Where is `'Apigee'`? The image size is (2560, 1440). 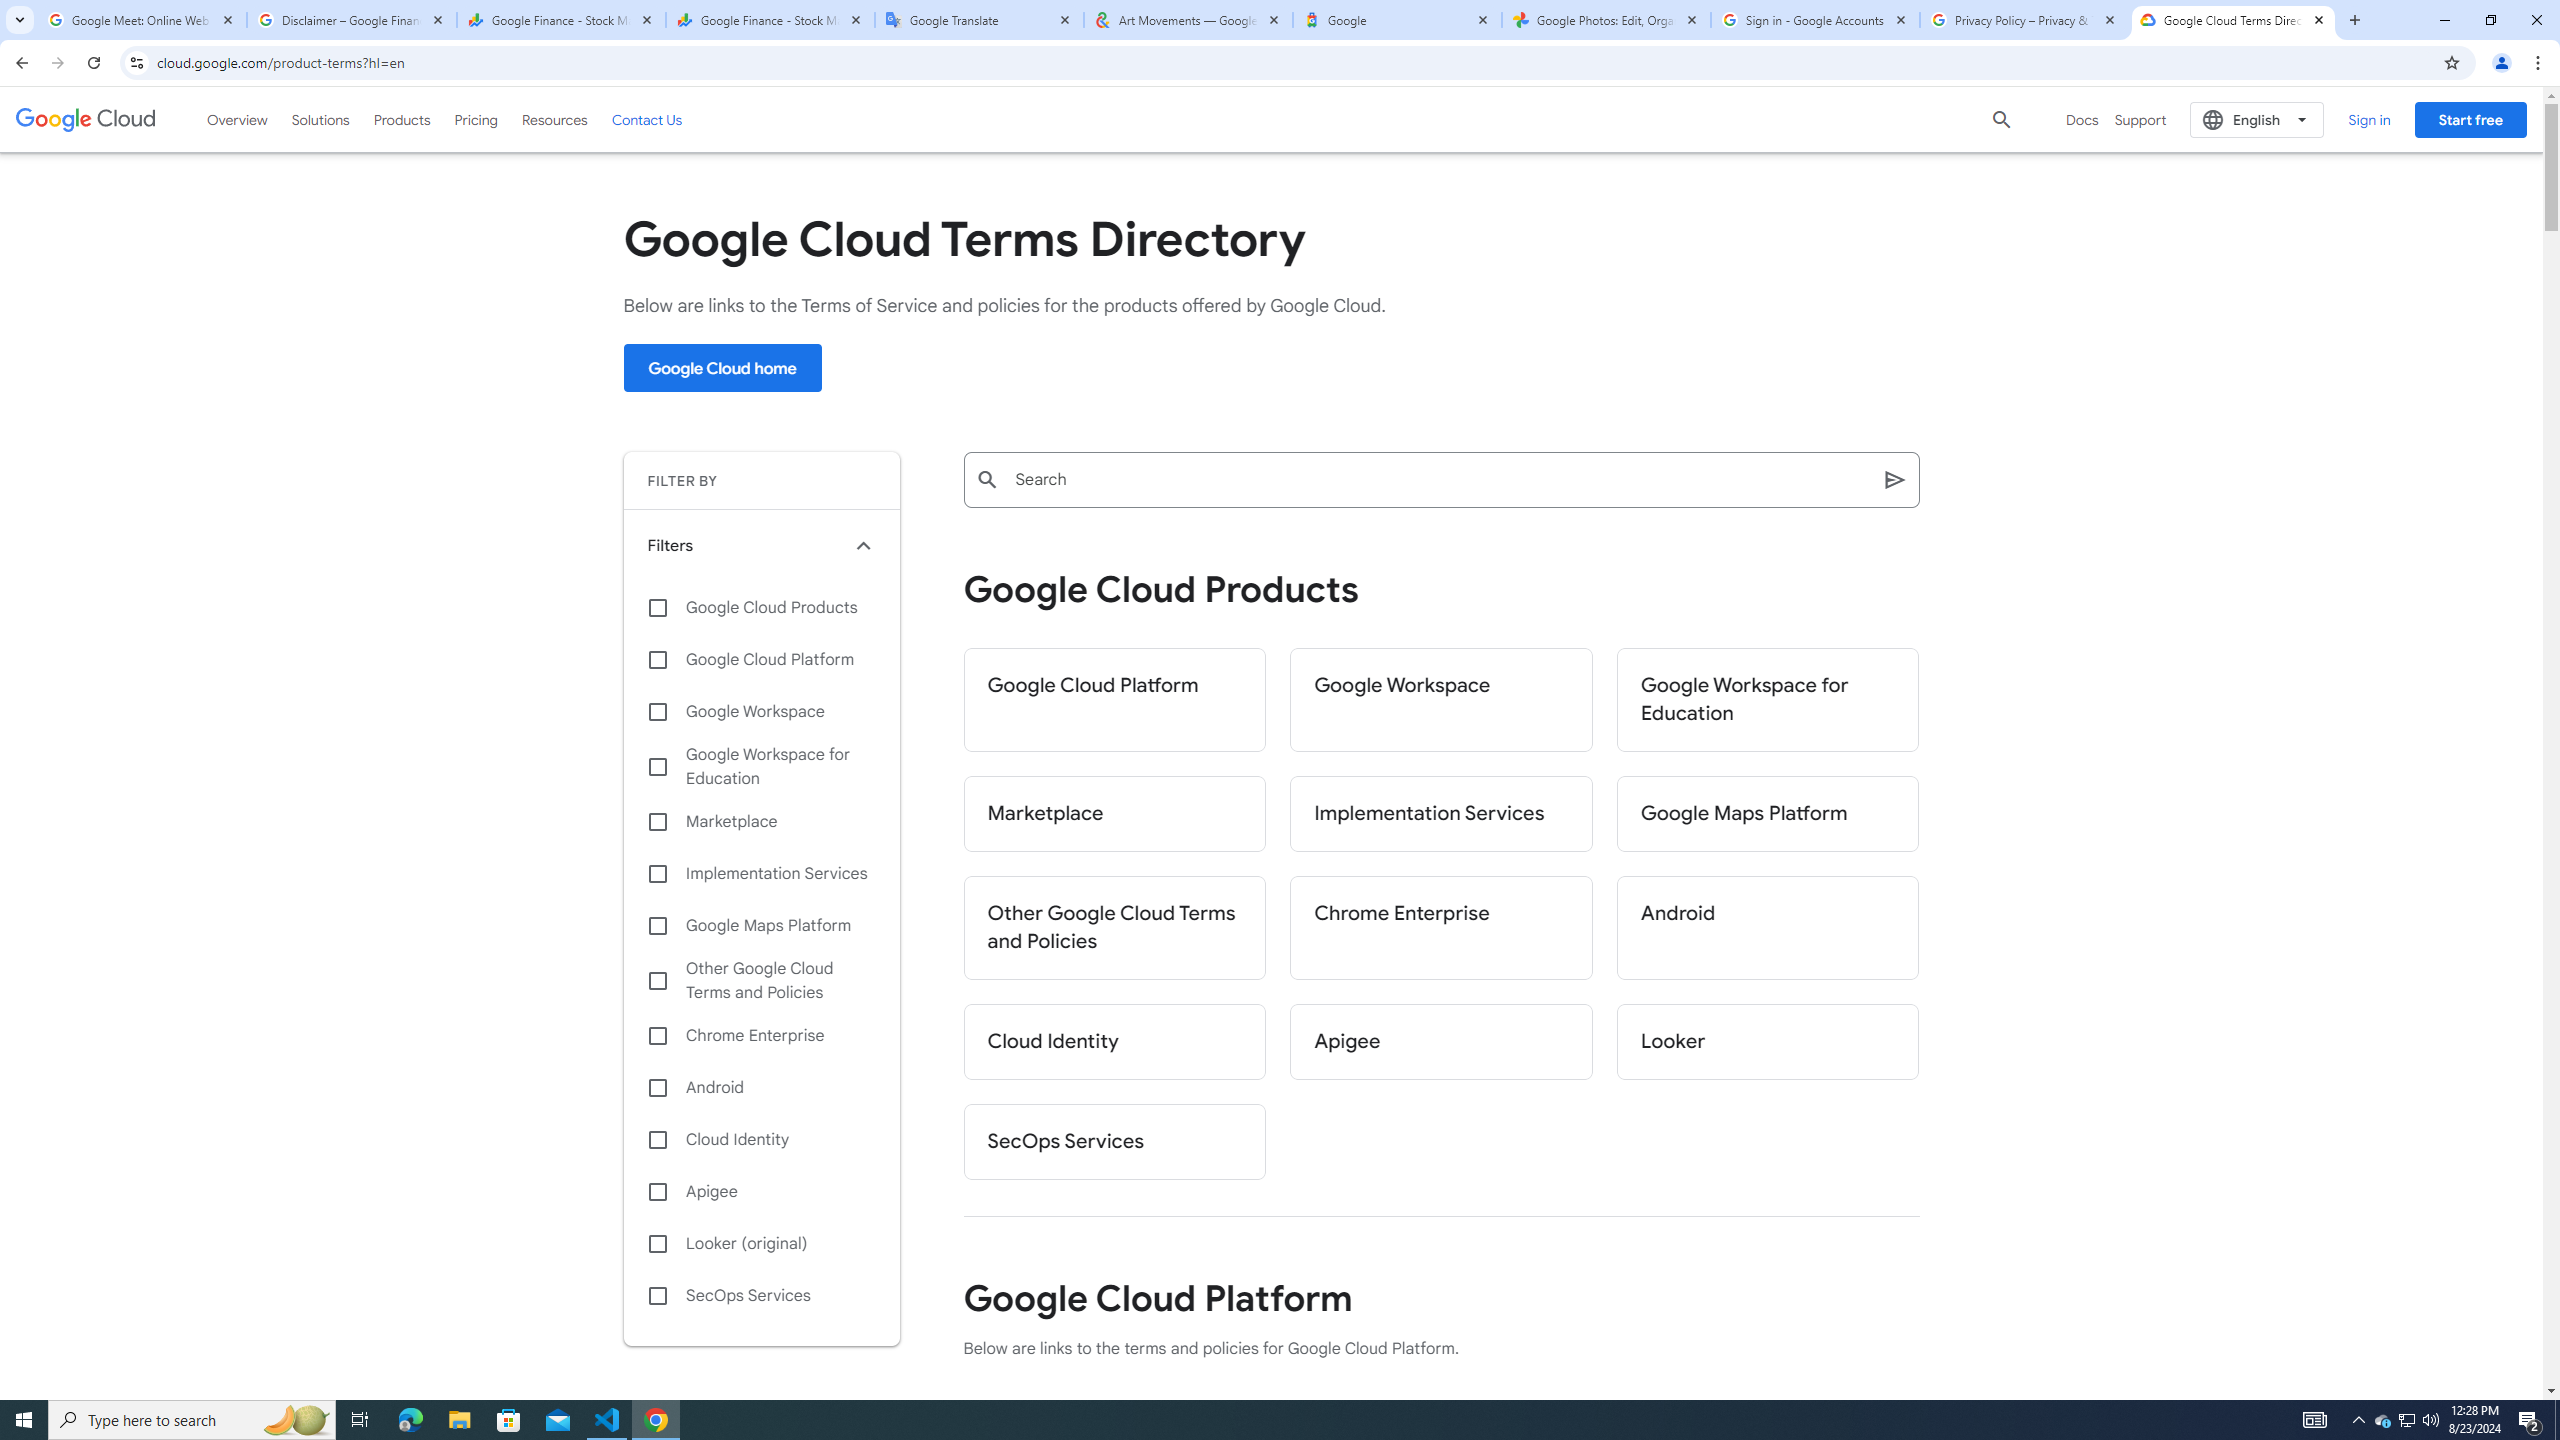 'Apigee' is located at coordinates (1440, 1041).